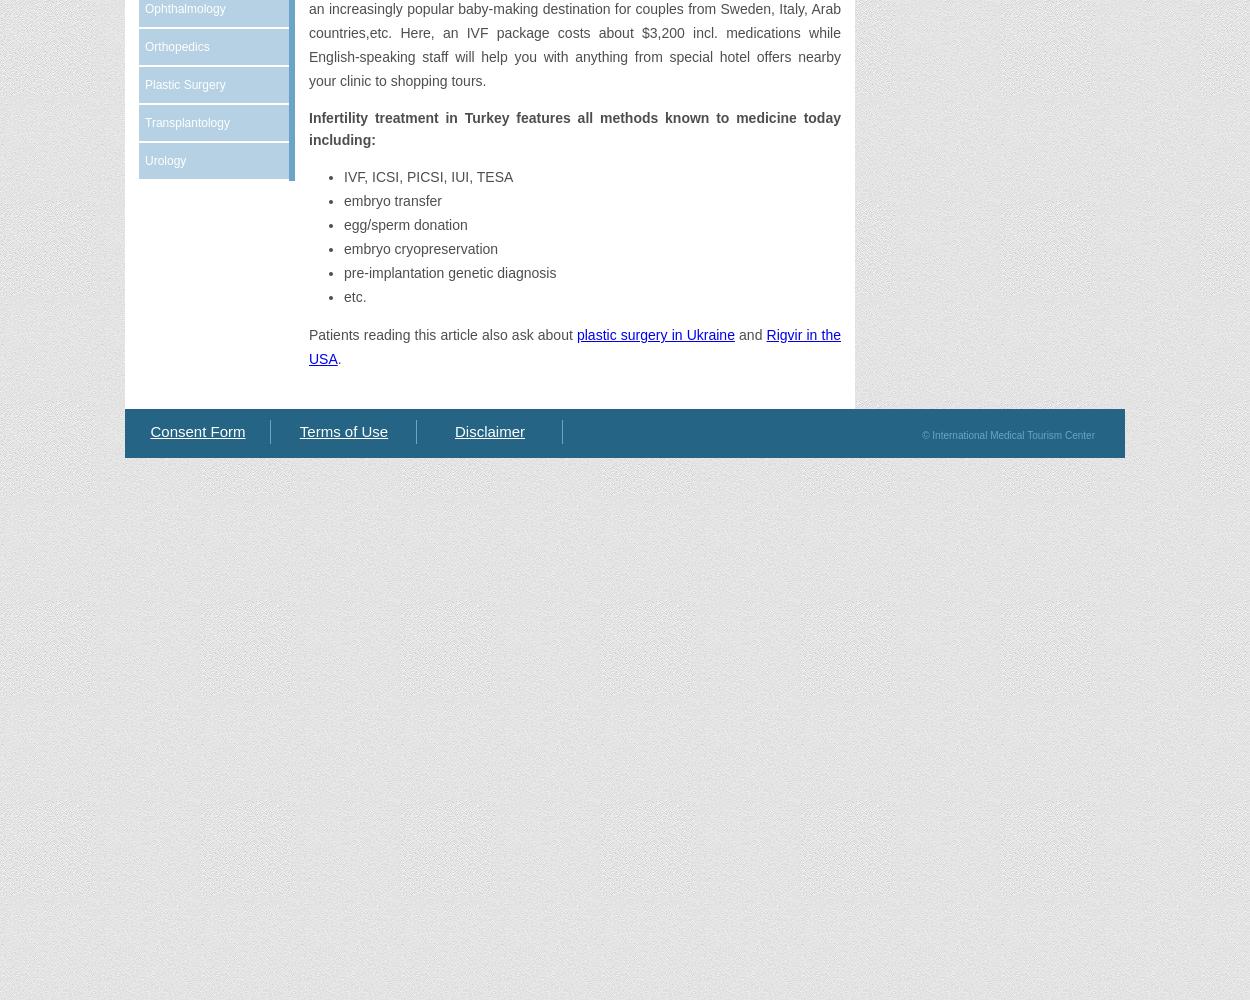 The height and width of the screenshot is (1000, 1250). I want to click on 'Patients reading this article also ask about', so click(441, 334).